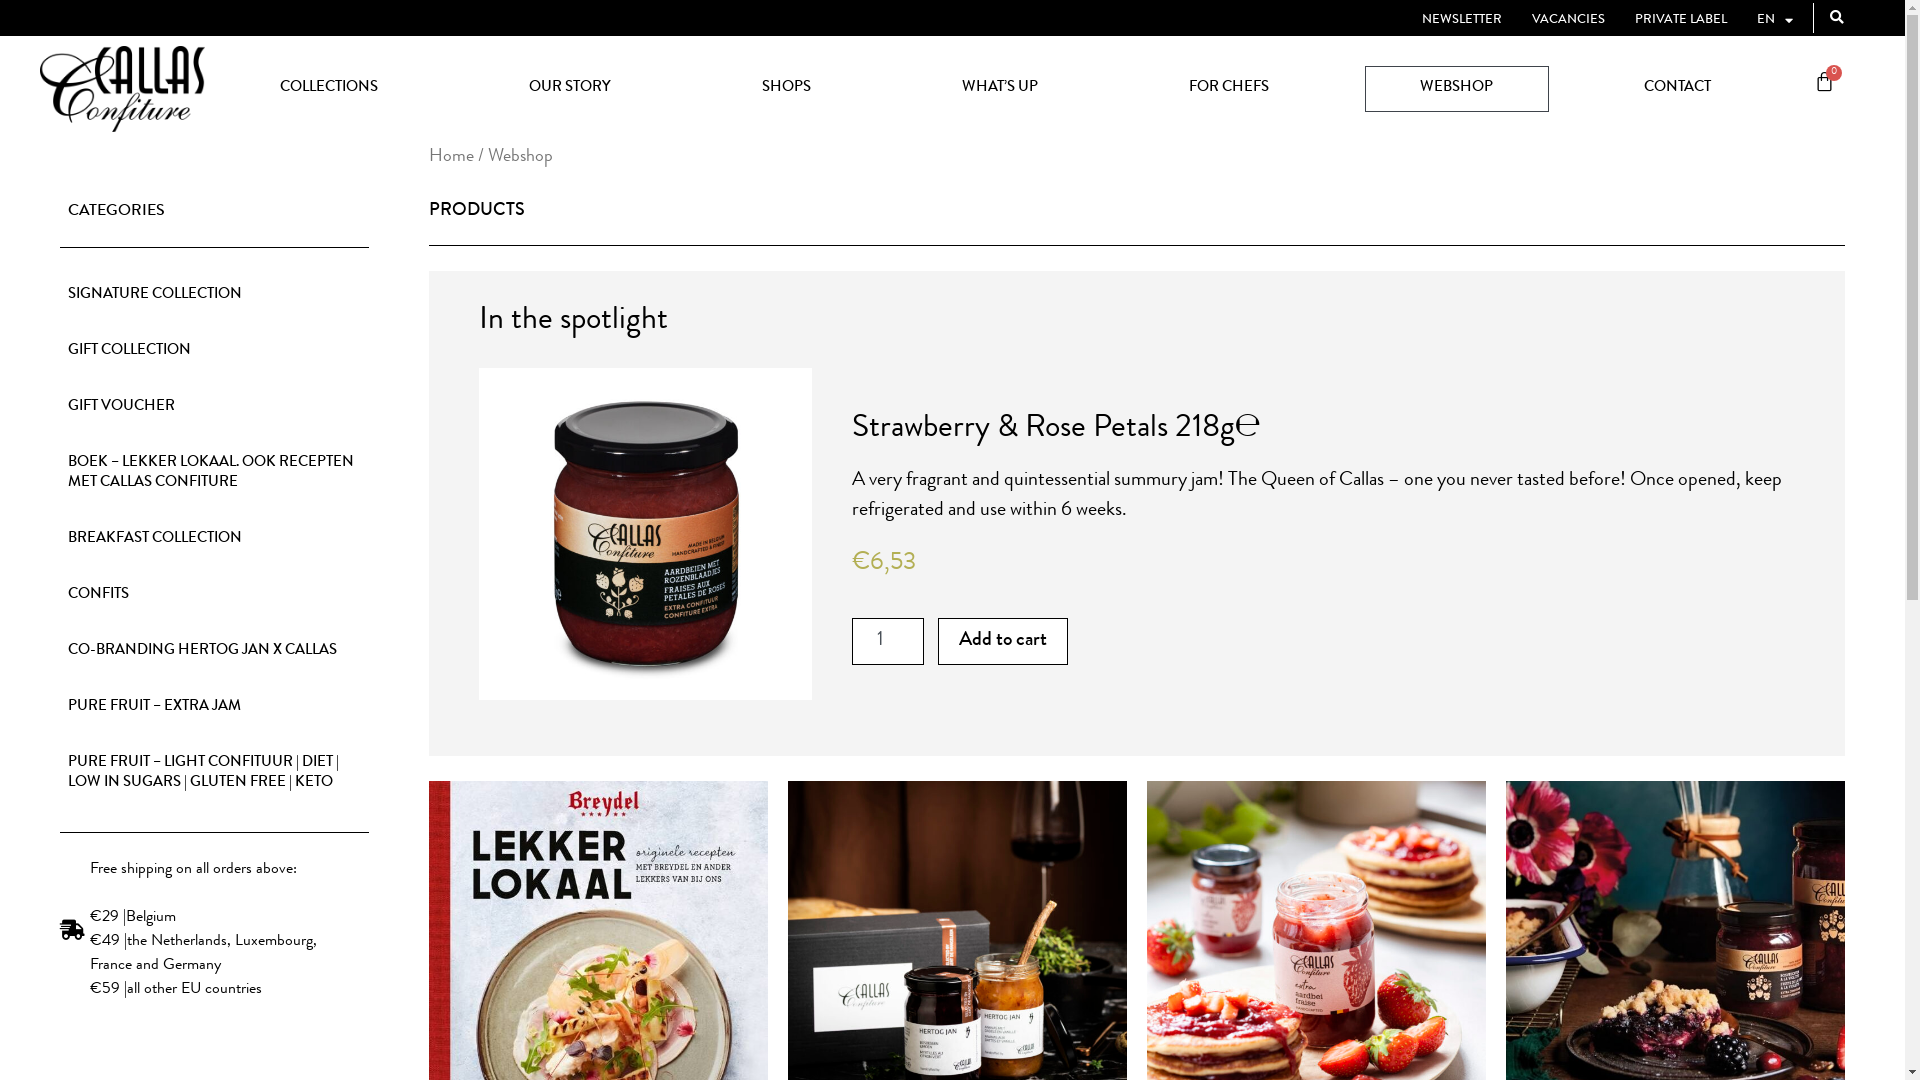  I want to click on 'COLLECTIONS', so click(328, 87).